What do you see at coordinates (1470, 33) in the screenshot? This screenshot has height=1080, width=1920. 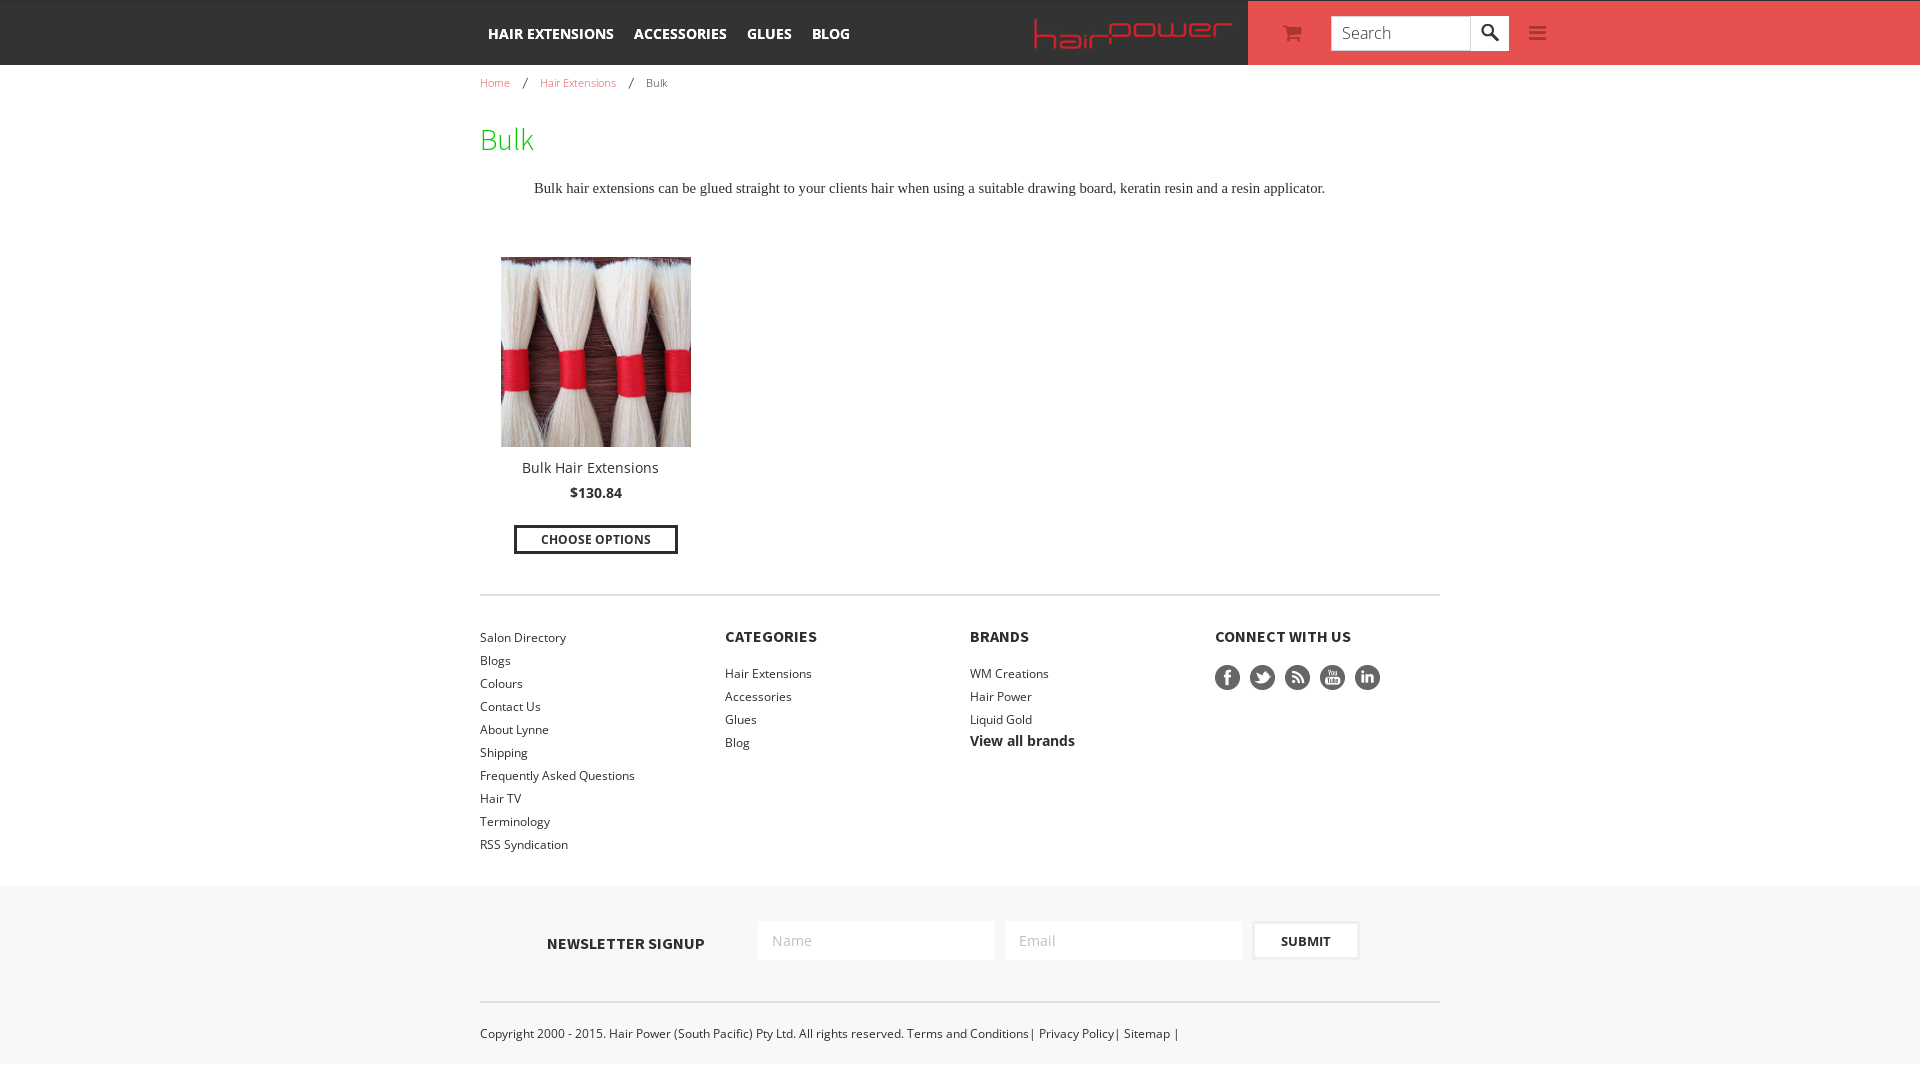 I see `'Search'` at bounding box center [1470, 33].